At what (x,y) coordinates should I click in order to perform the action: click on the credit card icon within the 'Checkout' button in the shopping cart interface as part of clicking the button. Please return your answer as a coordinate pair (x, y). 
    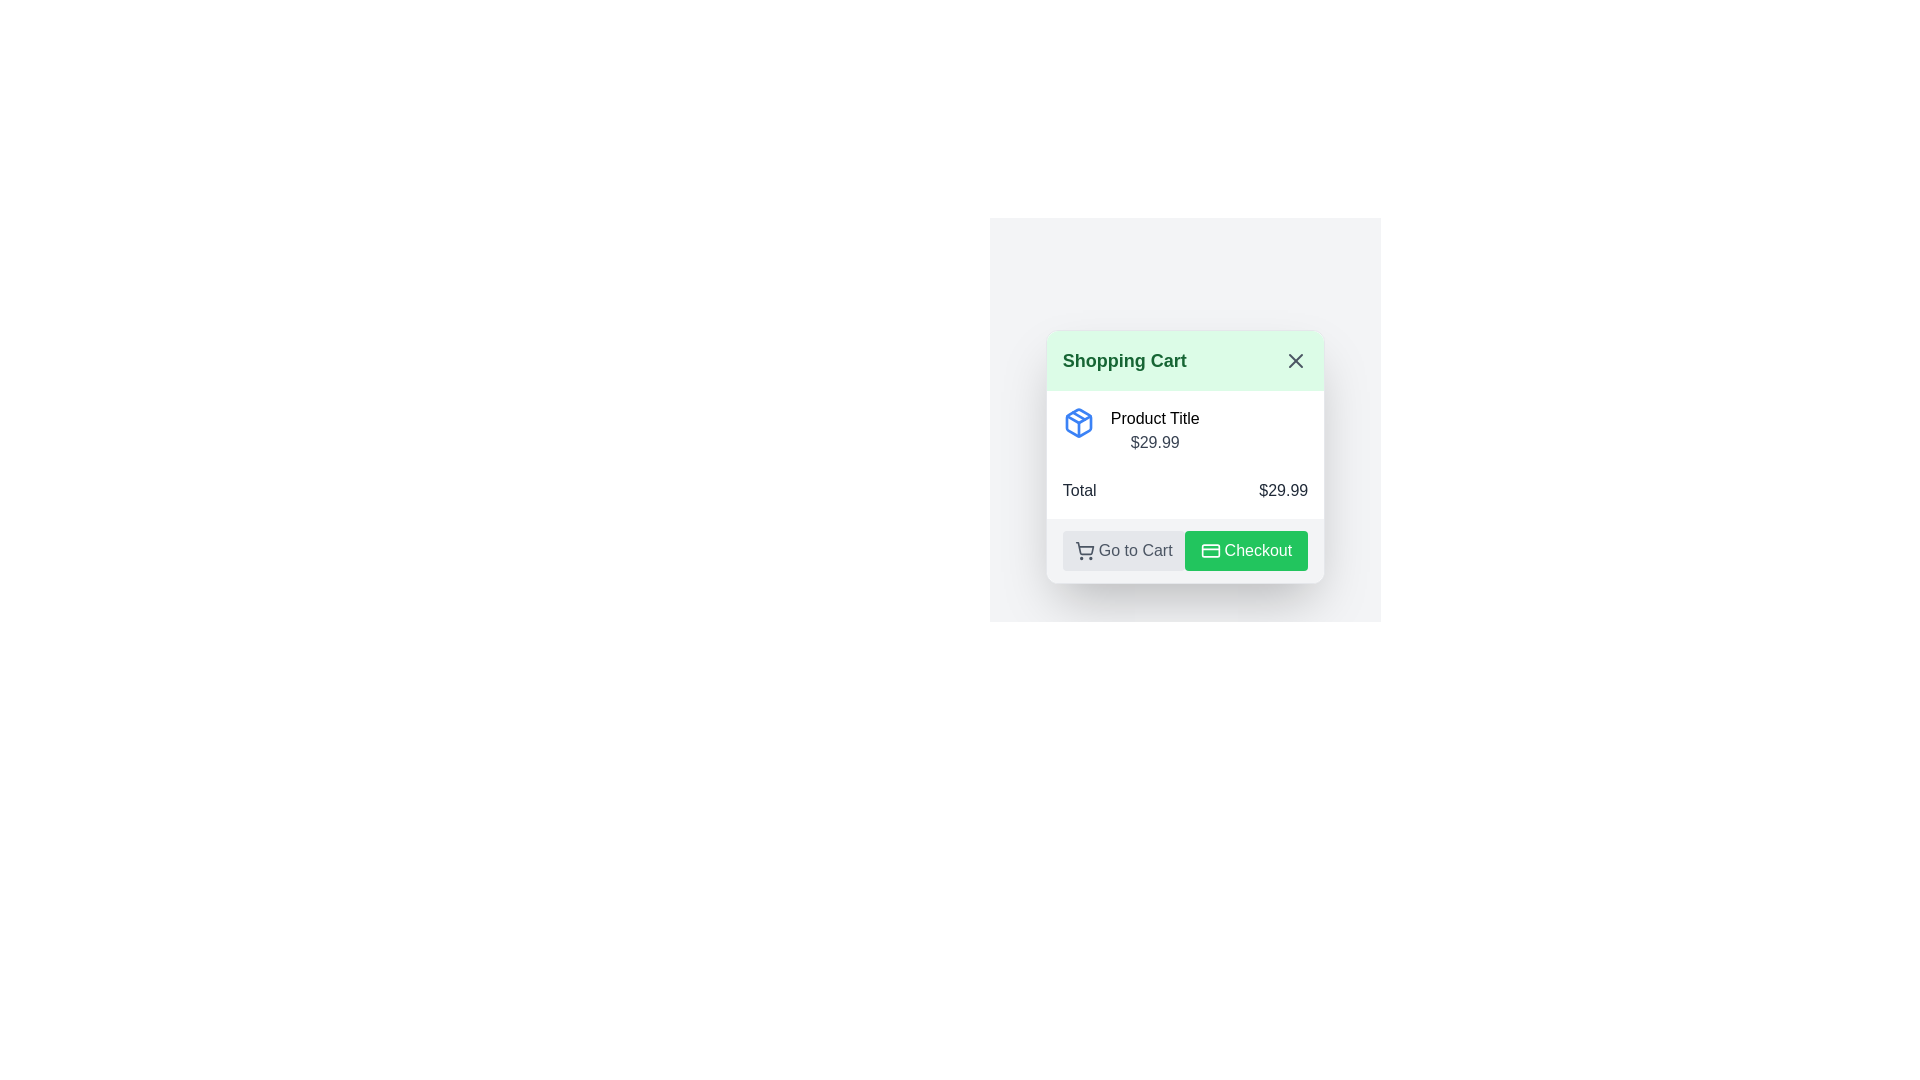
    Looking at the image, I should click on (1209, 551).